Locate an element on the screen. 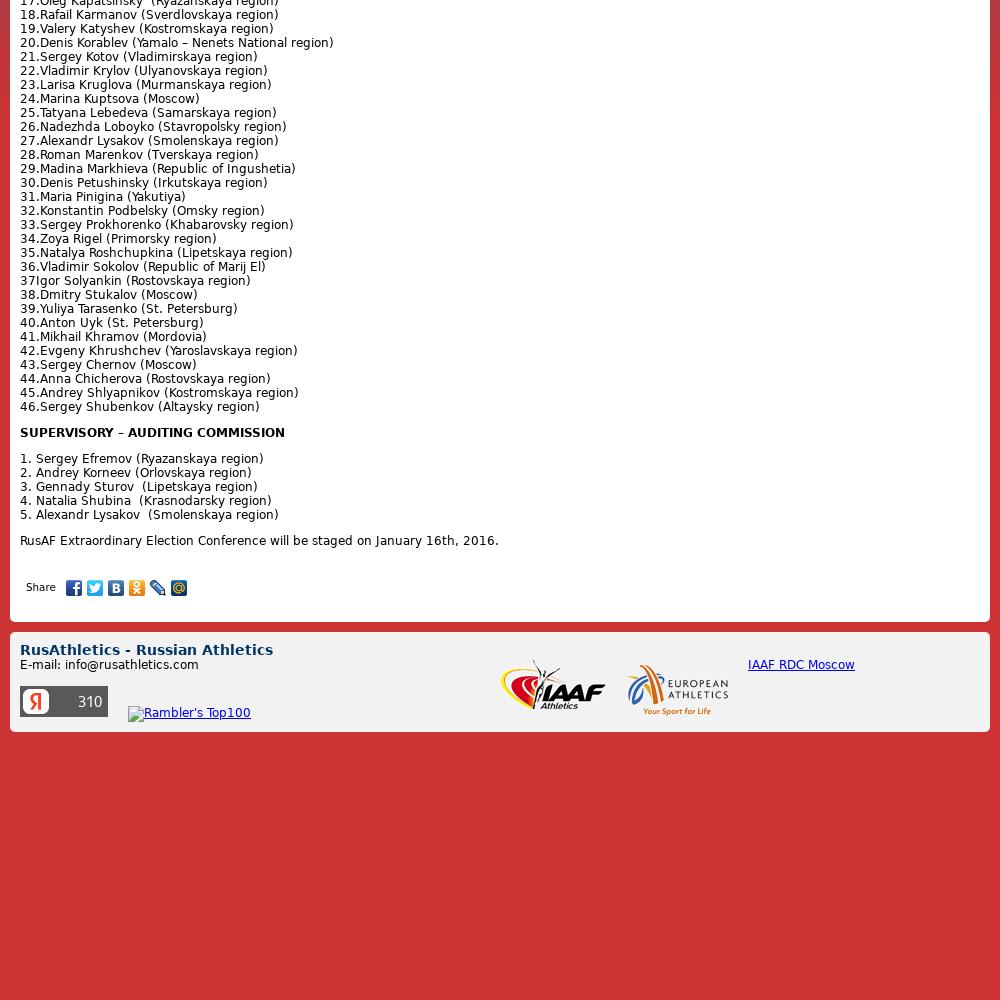  '42.Evgeny Khrushchev (Yaroslavskaya region)' is located at coordinates (159, 350).